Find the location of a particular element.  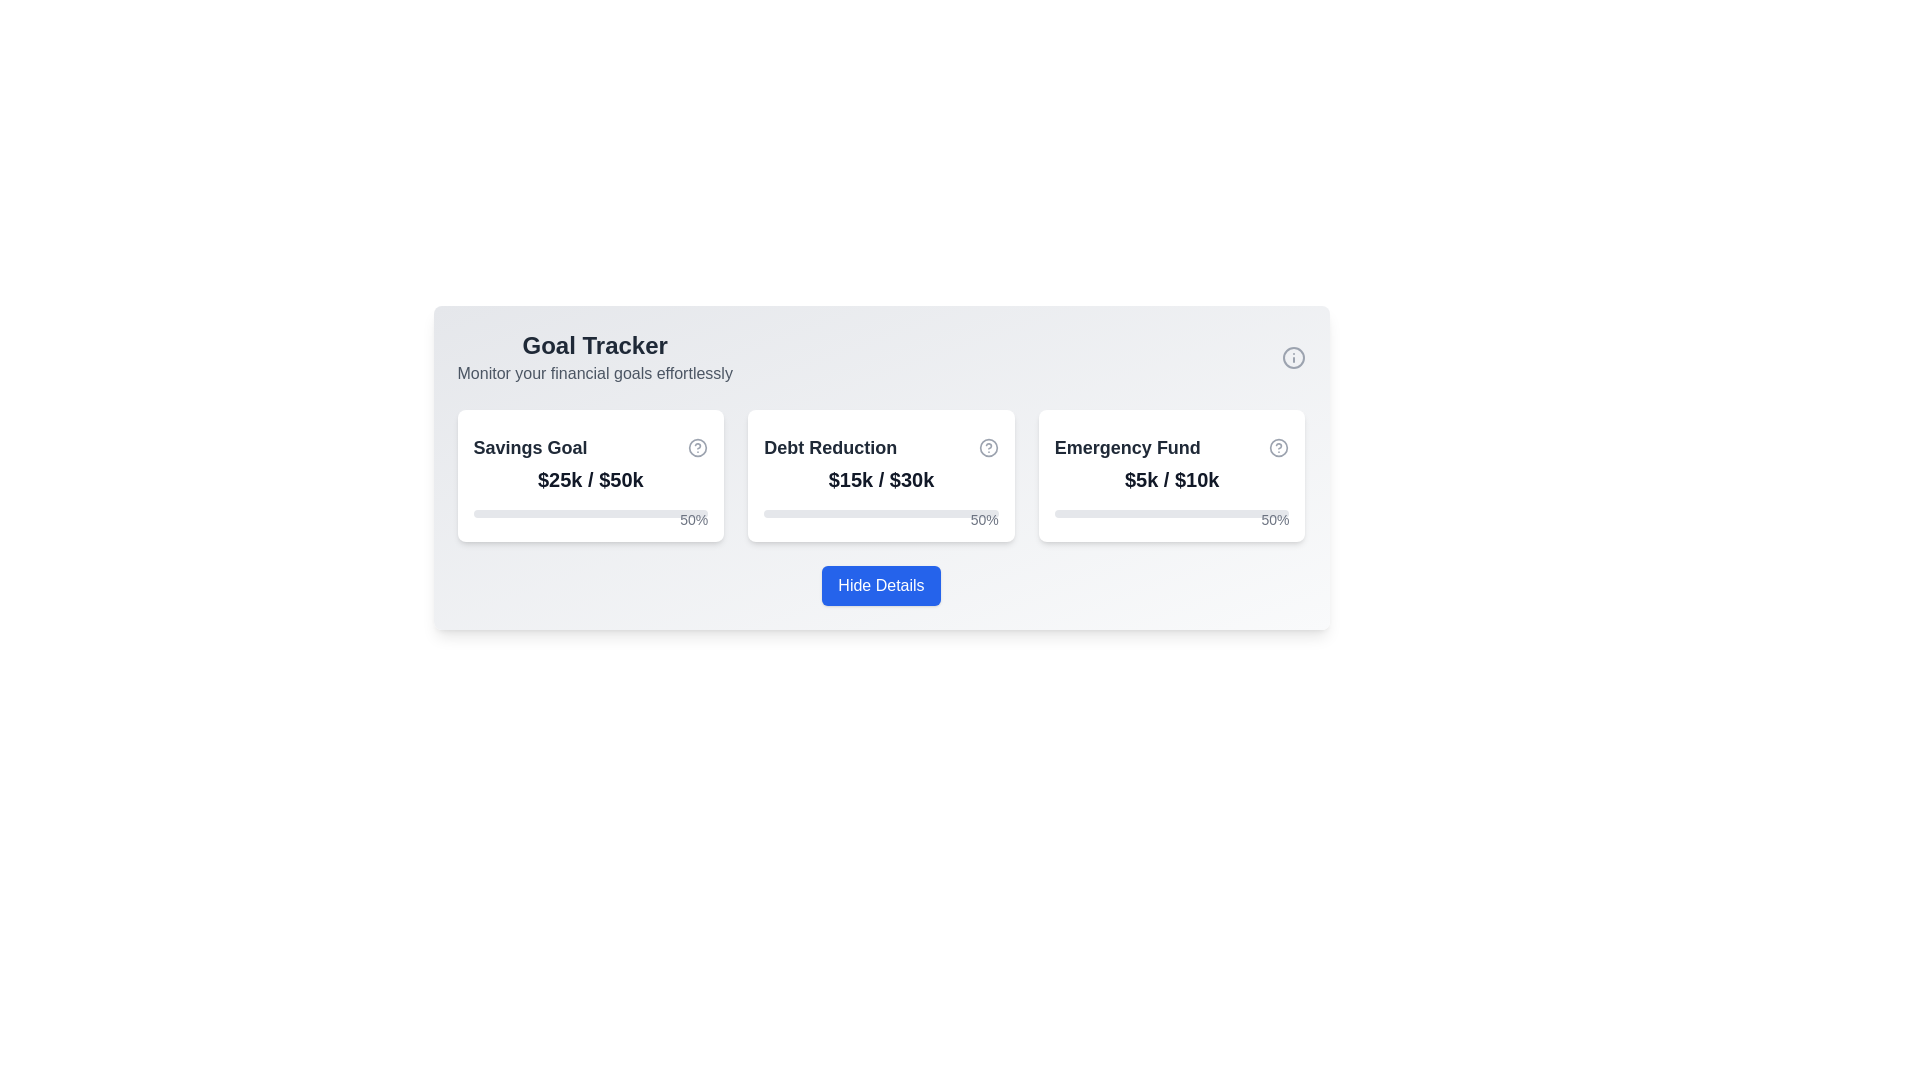

the text label that reads 'Monitor your financial goals effortlessly', which is styled in a smaller gray font and positioned directly below the 'Goal Tracker' heading is located at coordinates (594, 374).